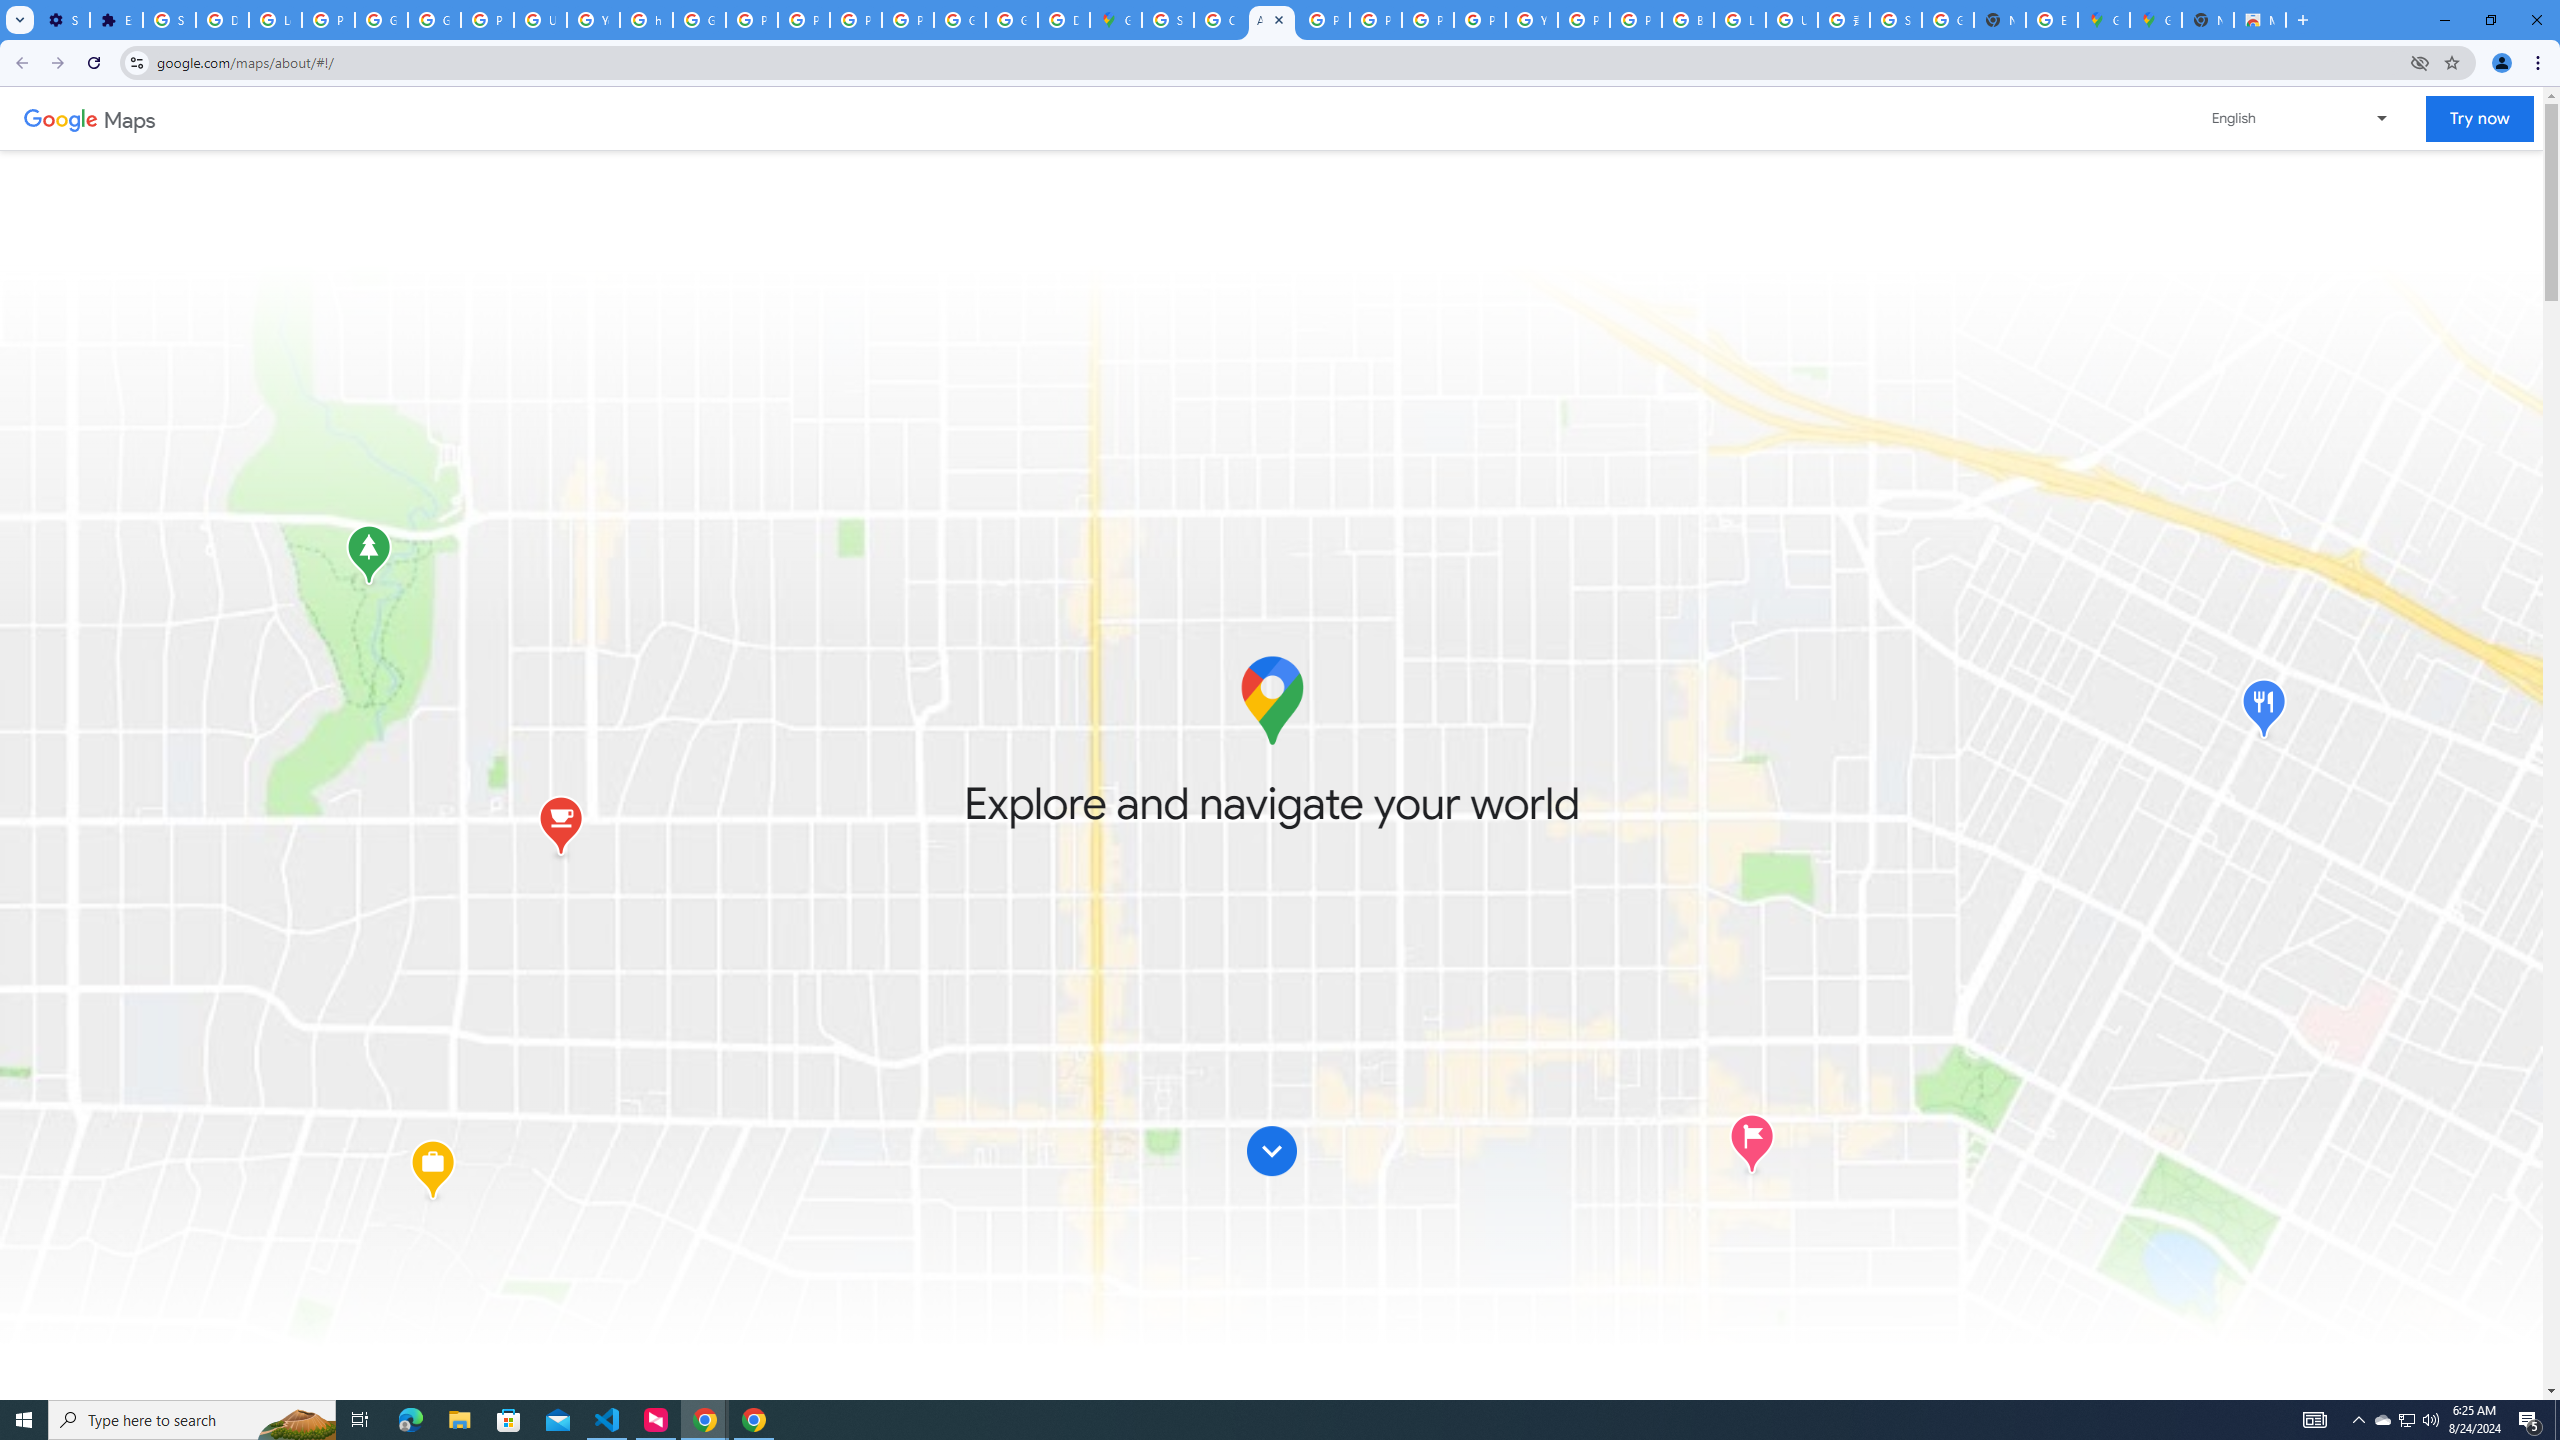  Describe the element at coordinates (64, 19) in the screenshot. I see `'Settings - On startup'` at that location.